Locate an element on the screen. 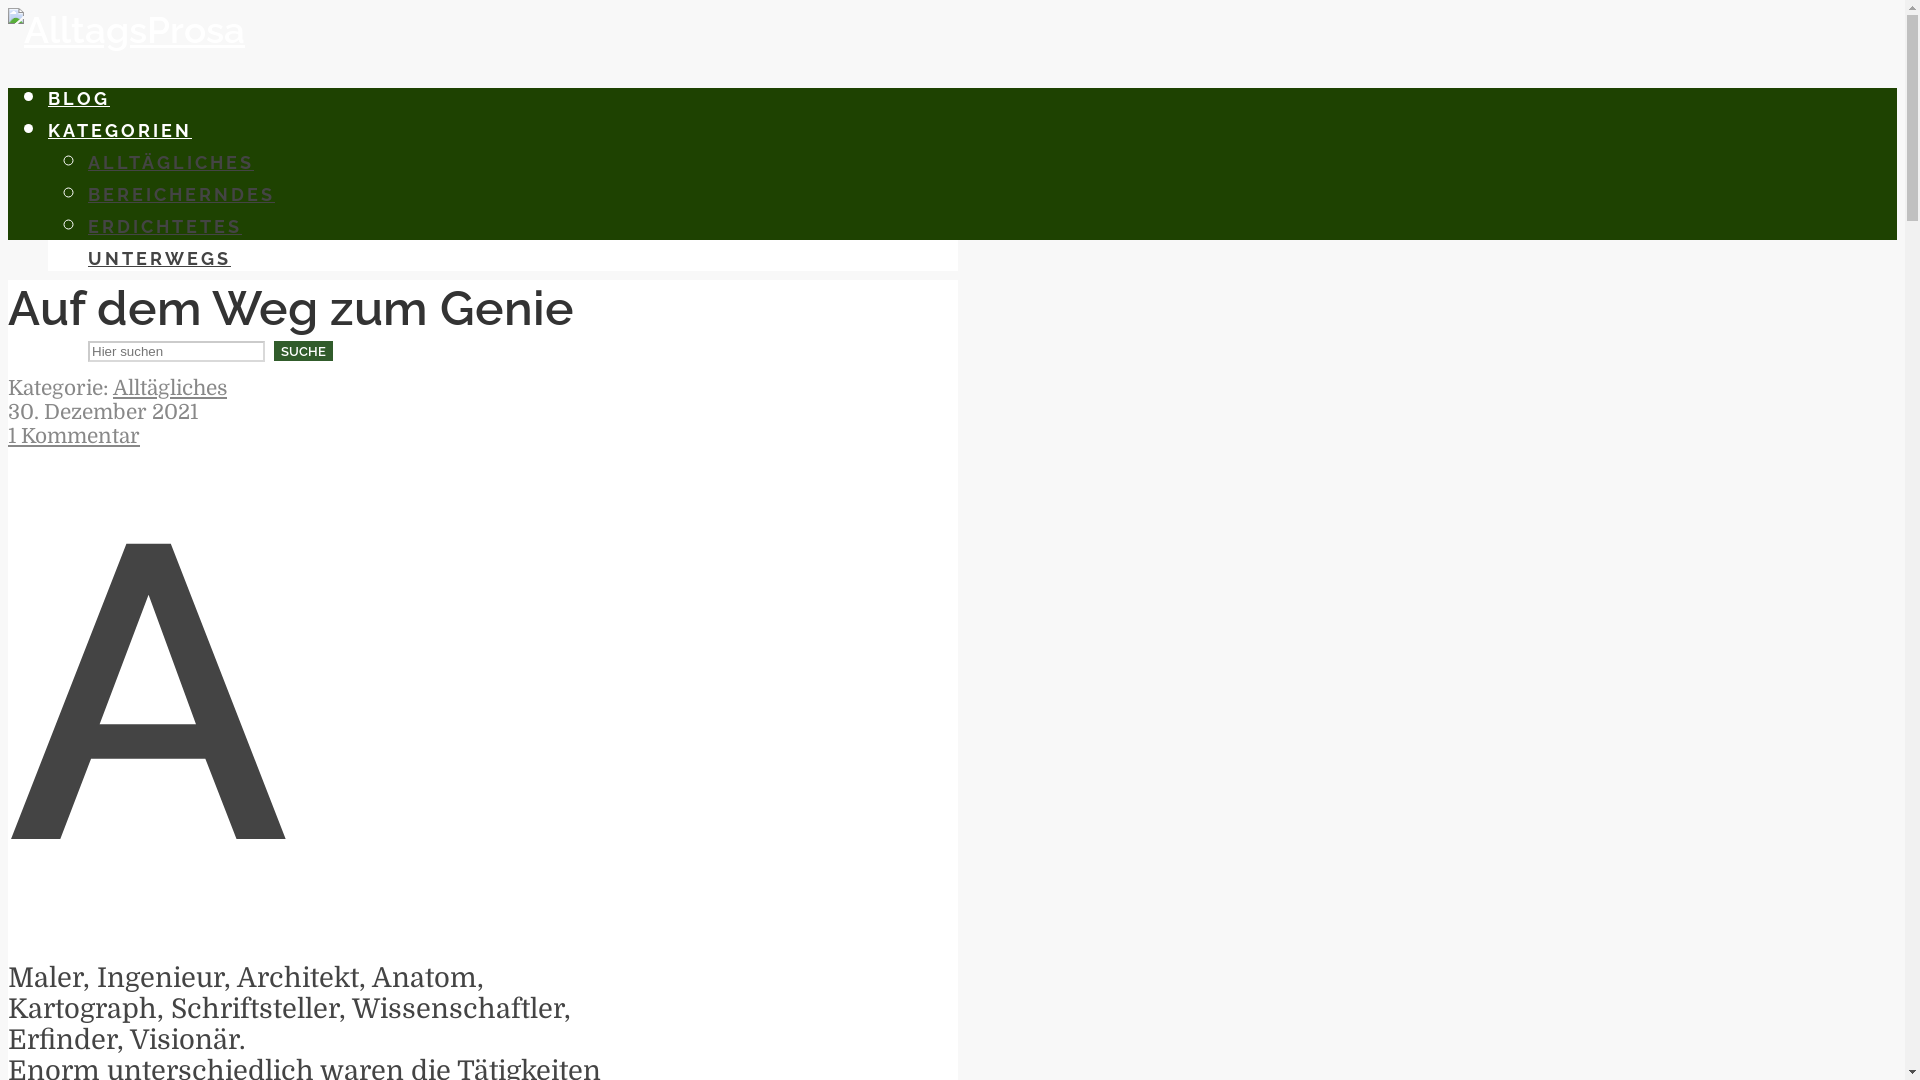 The height and width of the screenshot is (1080, 1920). 'BEREICHERNDES' is located at coordinates (181, 194).